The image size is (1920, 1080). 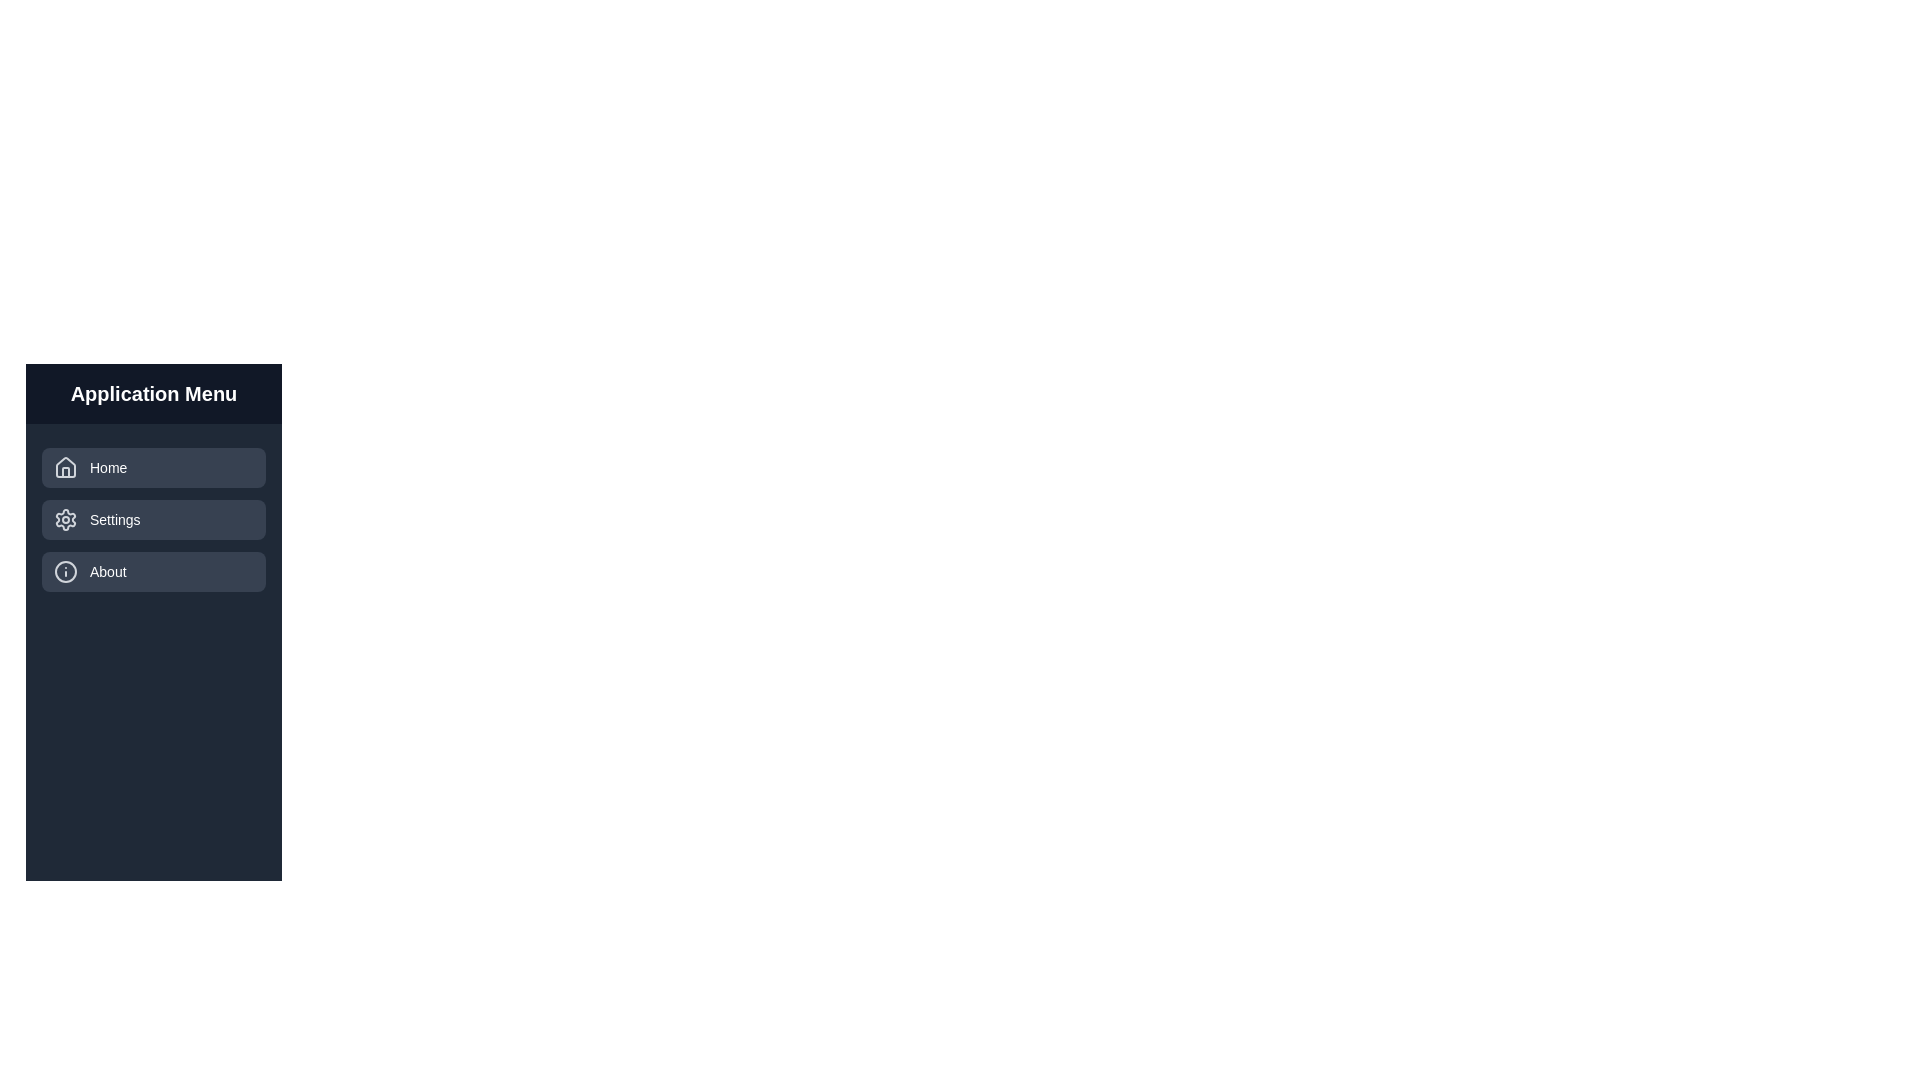 What do you see at coordinates (152, 519) in the screenshot?
I see `the menu item Settings to display its hover effect` at bounding box center [152, 519].